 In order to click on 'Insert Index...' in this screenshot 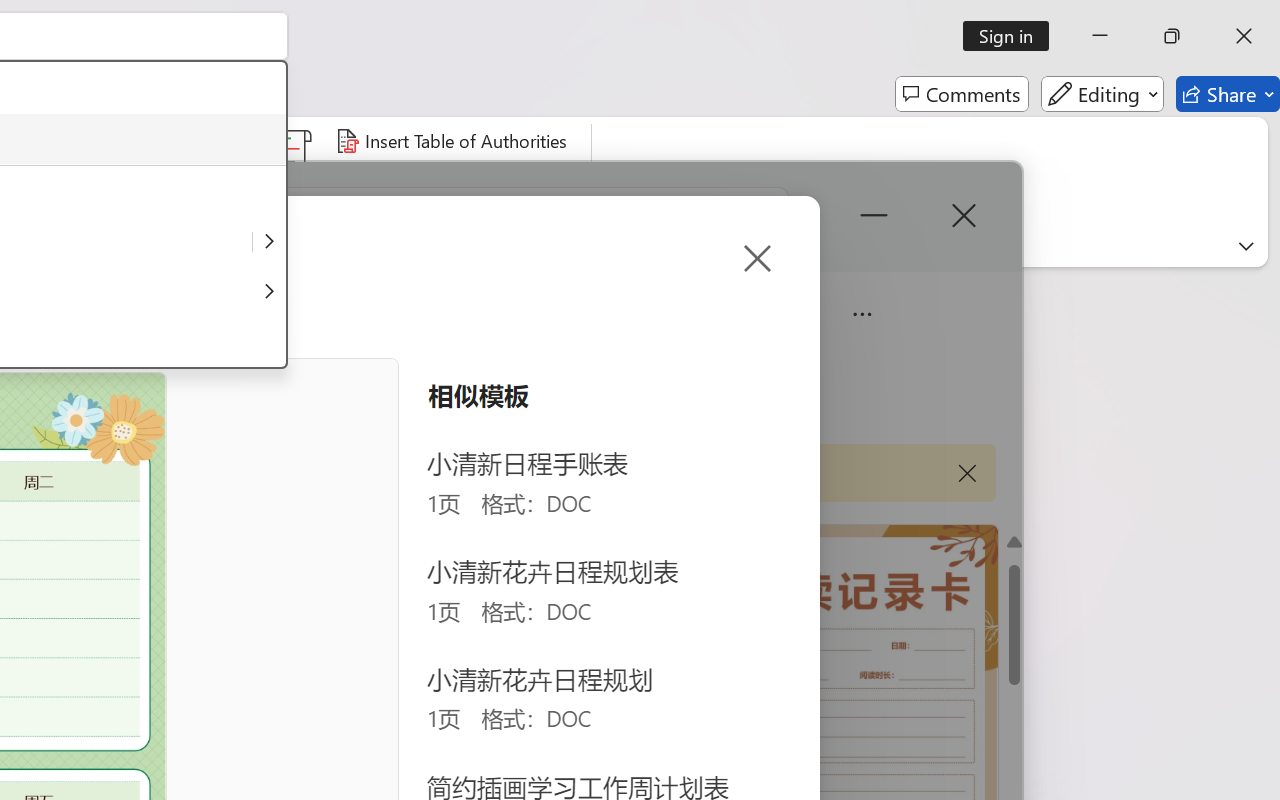, I will do `click(148, 141)`.